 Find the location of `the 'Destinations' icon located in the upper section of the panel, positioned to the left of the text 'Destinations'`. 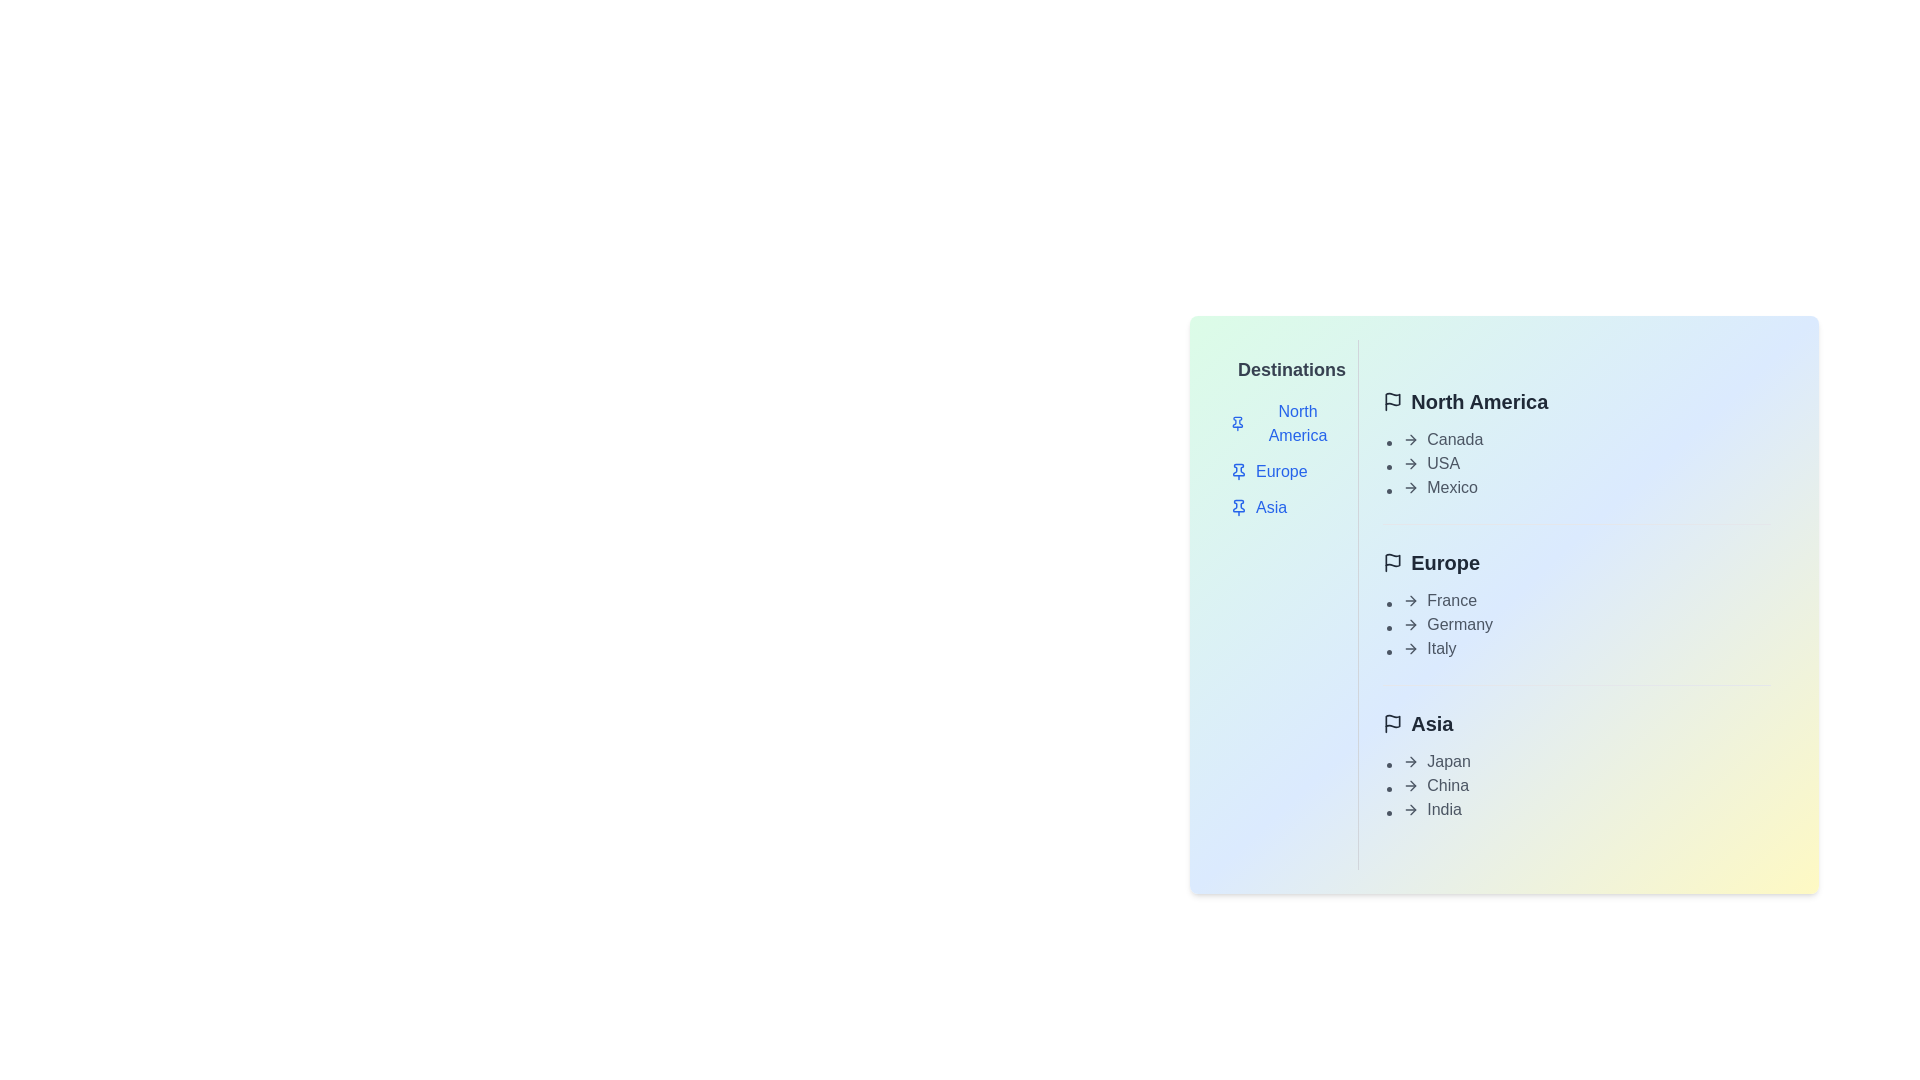

the 'Destinations' icon located in the upper section of the panel, positioned to the left of the text 'Destinations' is located at coordinates (1241, 371).